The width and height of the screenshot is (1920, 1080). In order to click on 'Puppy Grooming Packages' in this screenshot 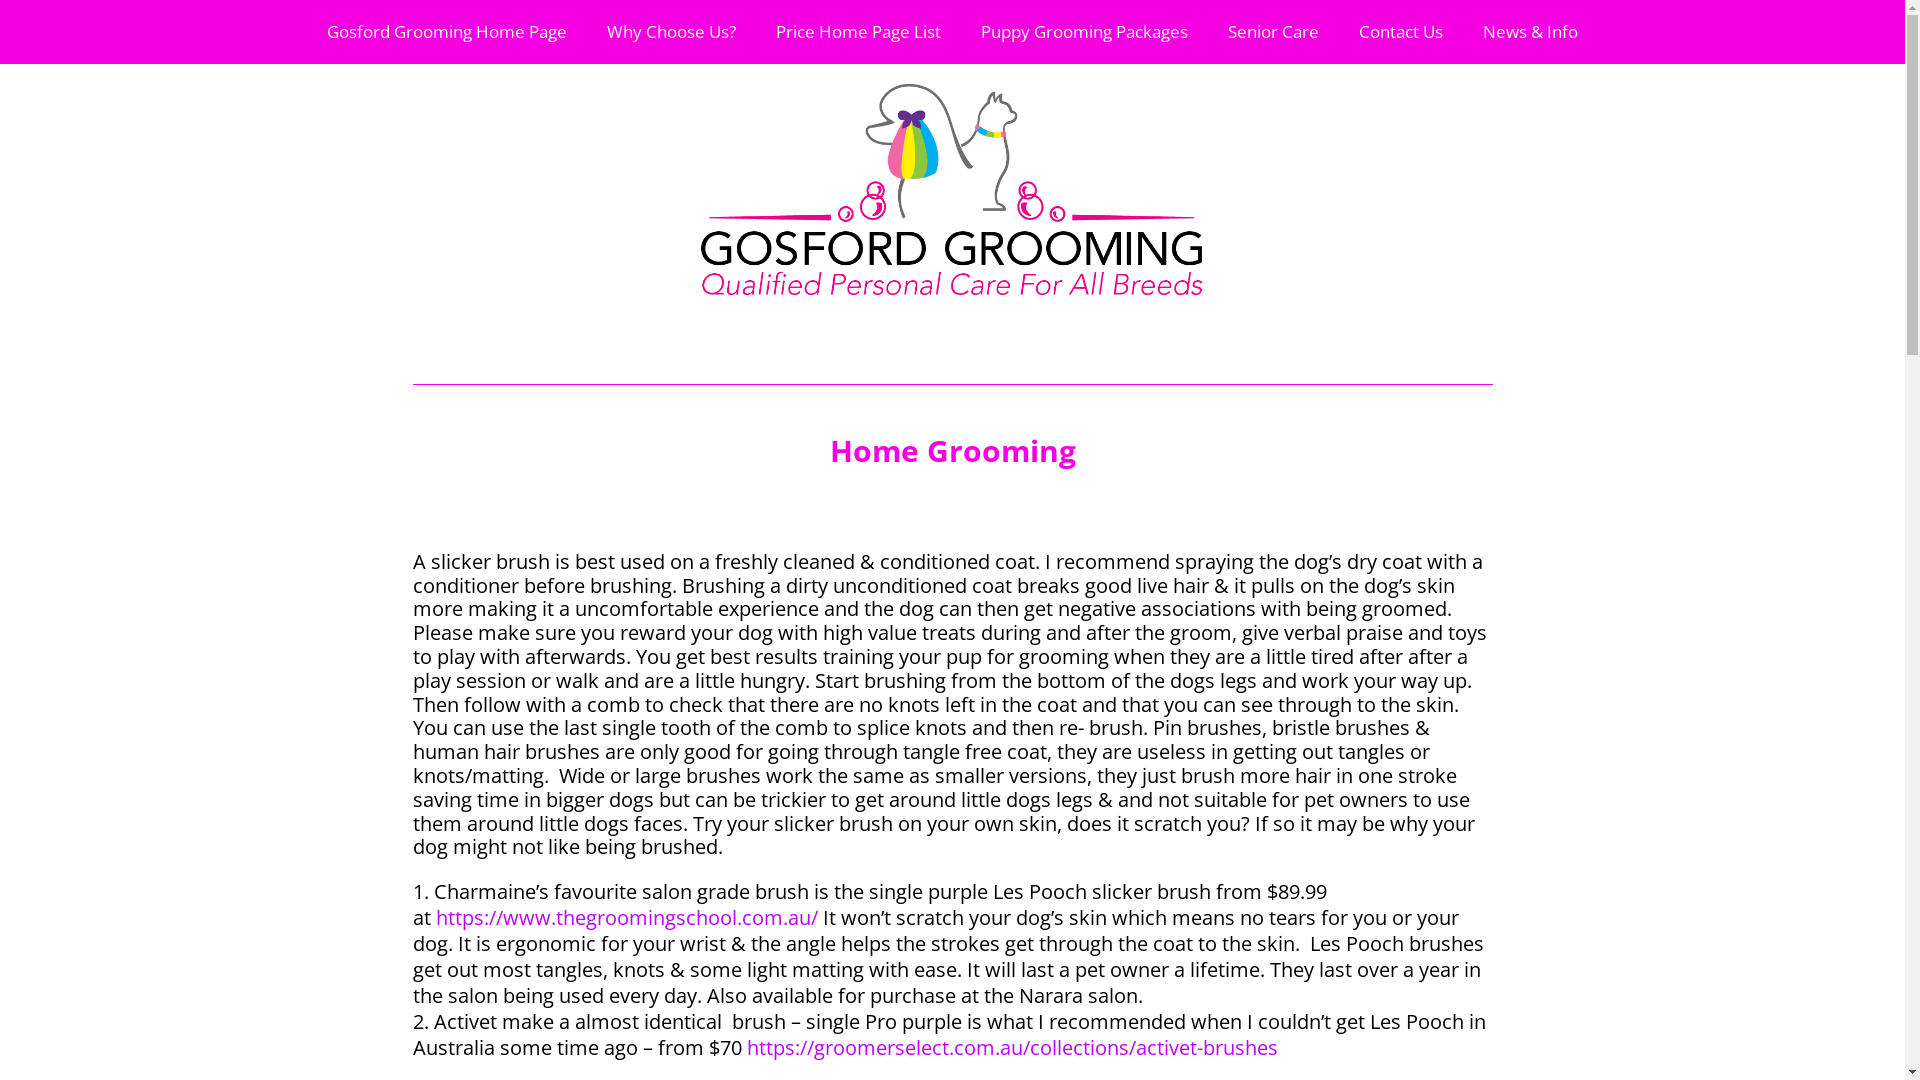, I will do `click(1083, 31)`.